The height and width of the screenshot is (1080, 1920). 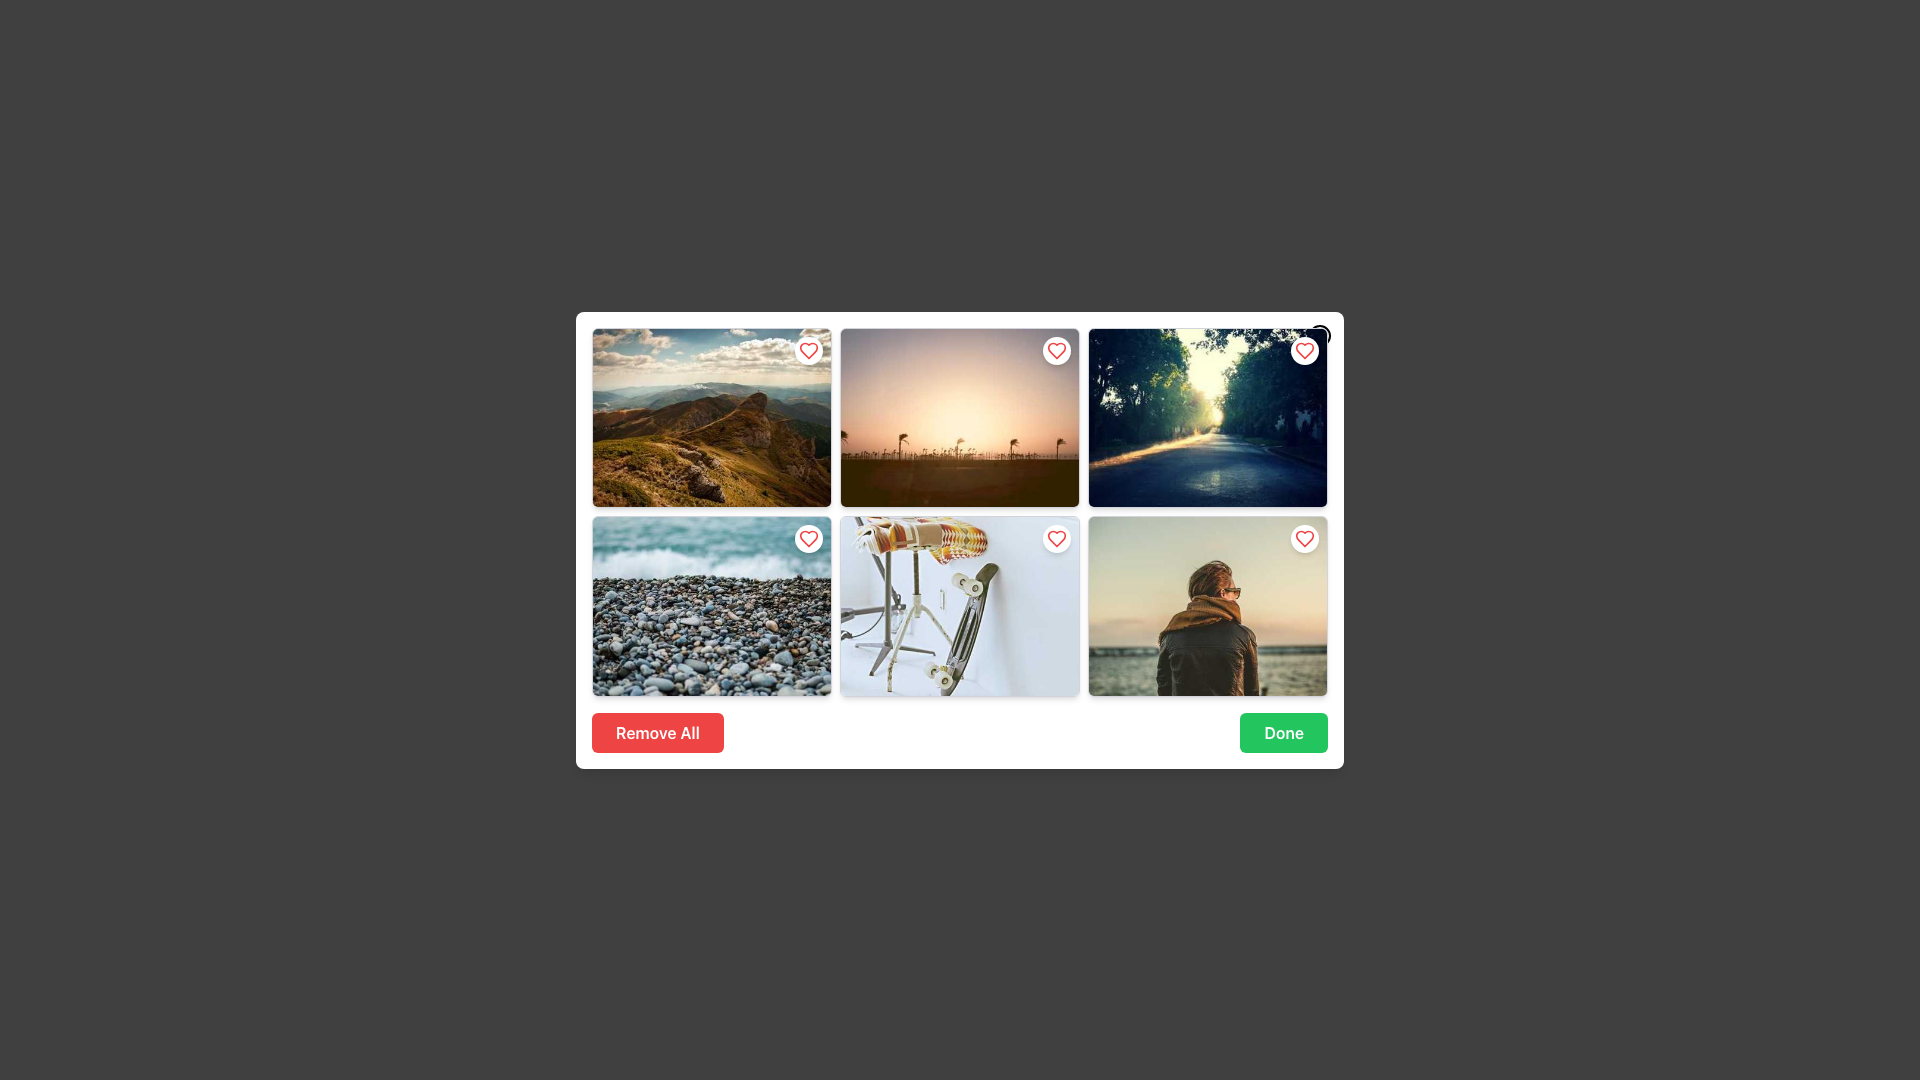 What do you see at coordinates (711, 604) in the screenshot?
I see `the image thumbnail that is the first element in the second row of a 3x2 grid layout, located directly below the first image showcasing a mountainous landscape` at bounding box center [711, 604].